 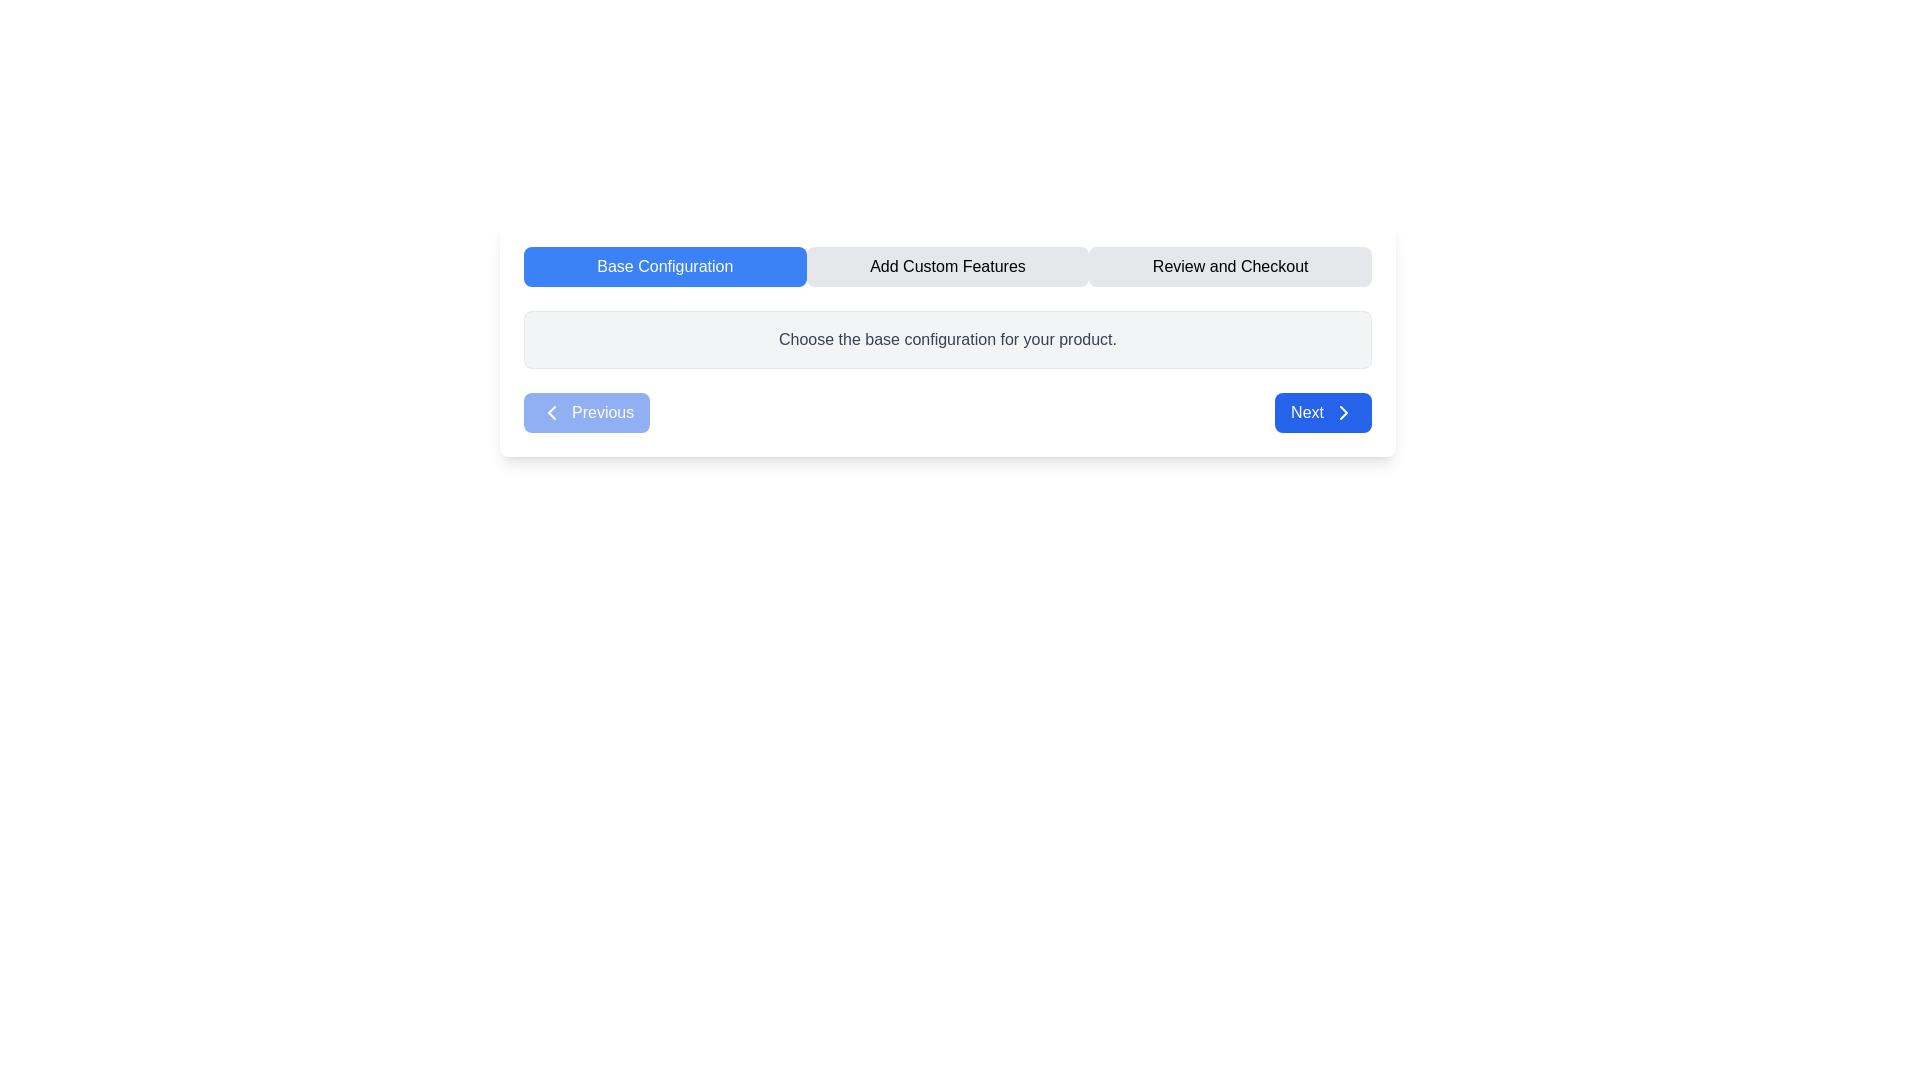 What do you see at coordinates (1229, 265) in the screenshot?
I see `the 'Review and Checkout' button, which is a light gray rectangular button with rounded corners and center-aligned black text` at bounding box center [1229, 265].